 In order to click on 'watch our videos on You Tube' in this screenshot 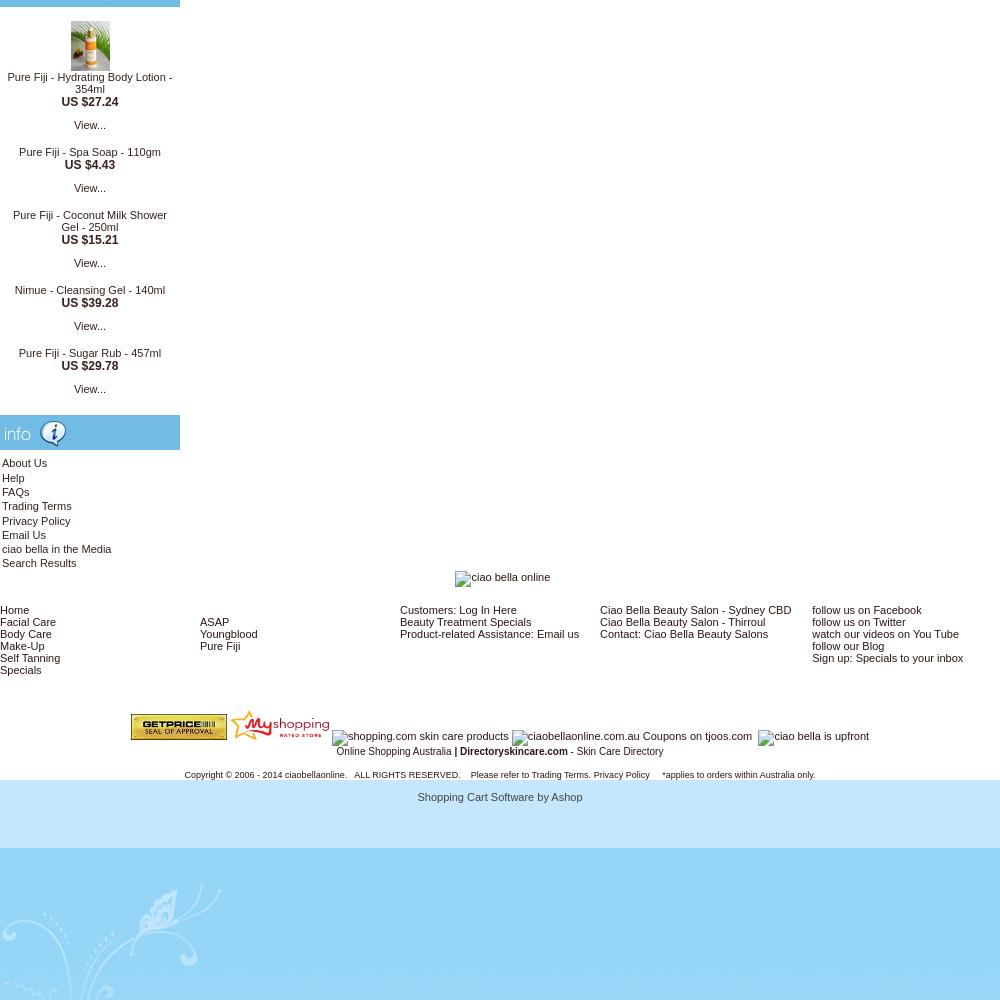, I will do `click(885, 633)`.